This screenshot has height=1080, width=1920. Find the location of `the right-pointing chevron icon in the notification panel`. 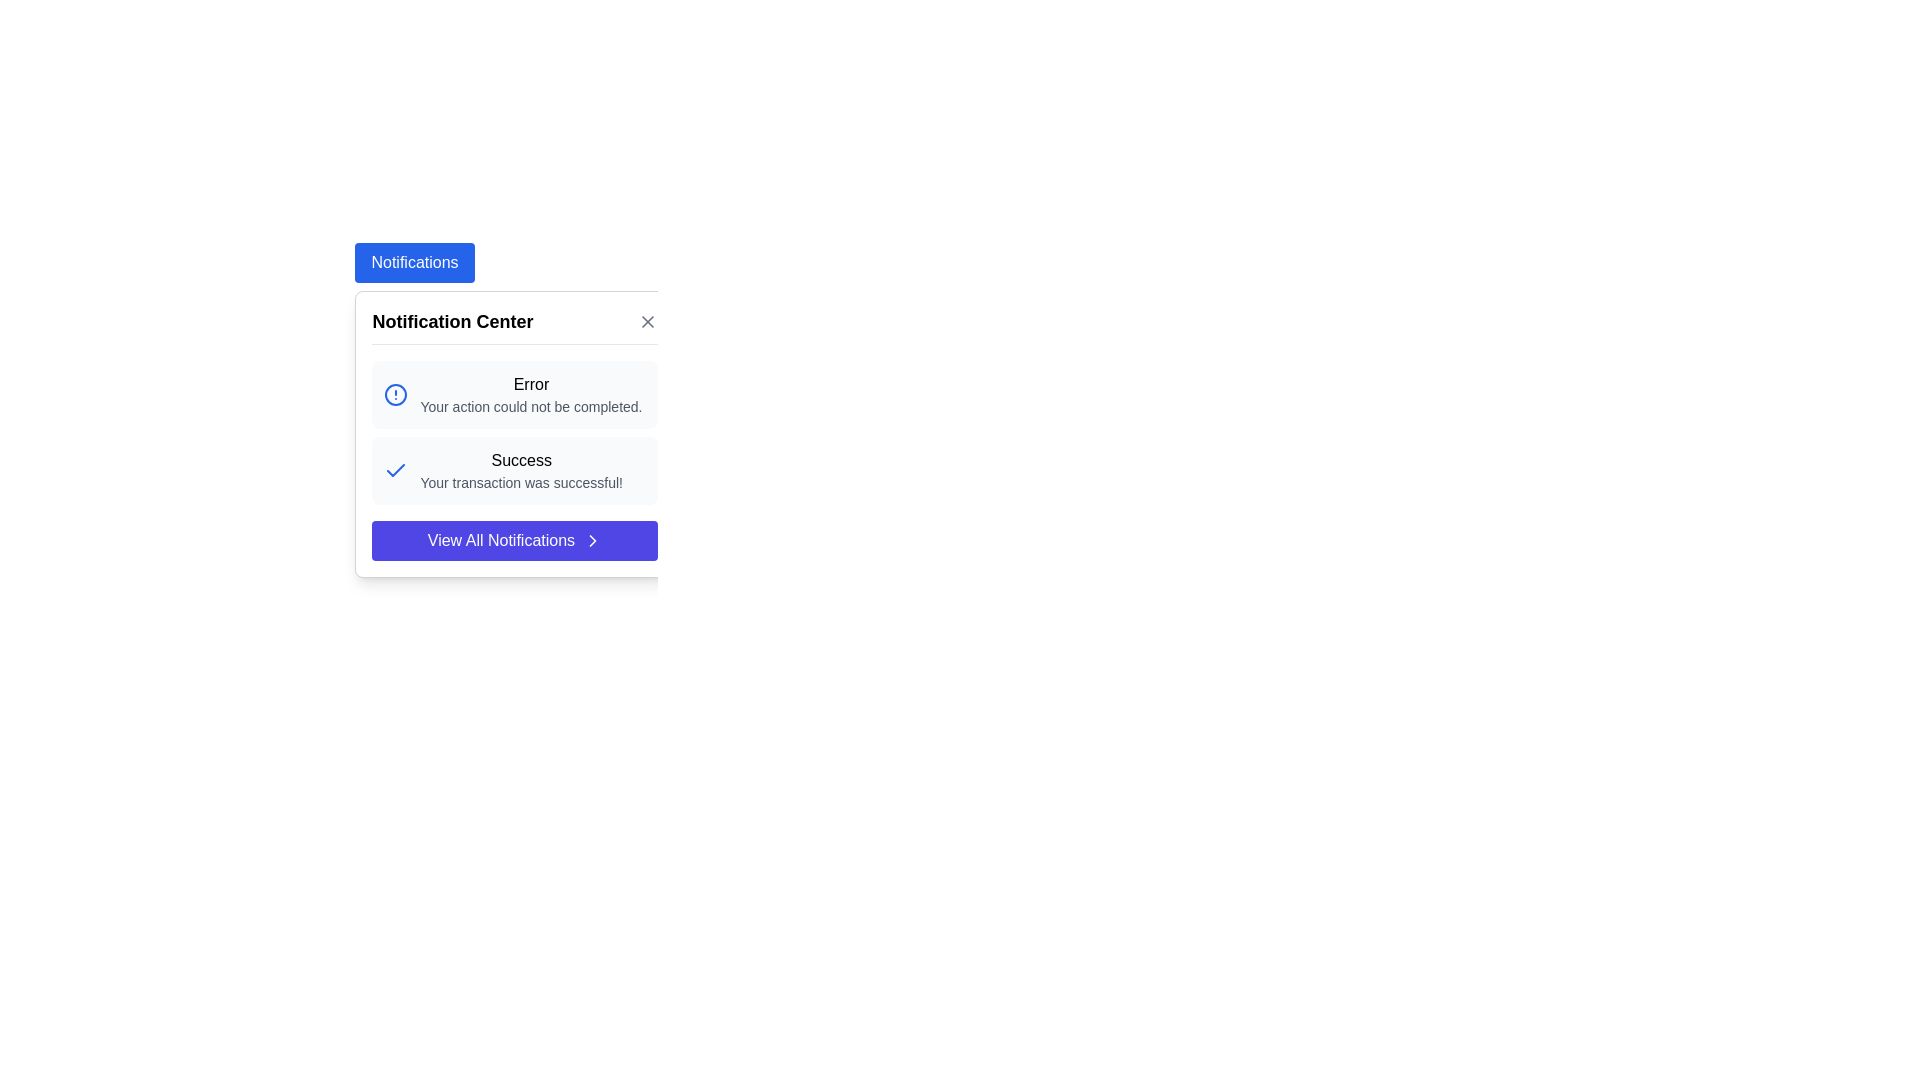

the right-pointing chevron icon in the notification panel is located at coordinates (592, 540).